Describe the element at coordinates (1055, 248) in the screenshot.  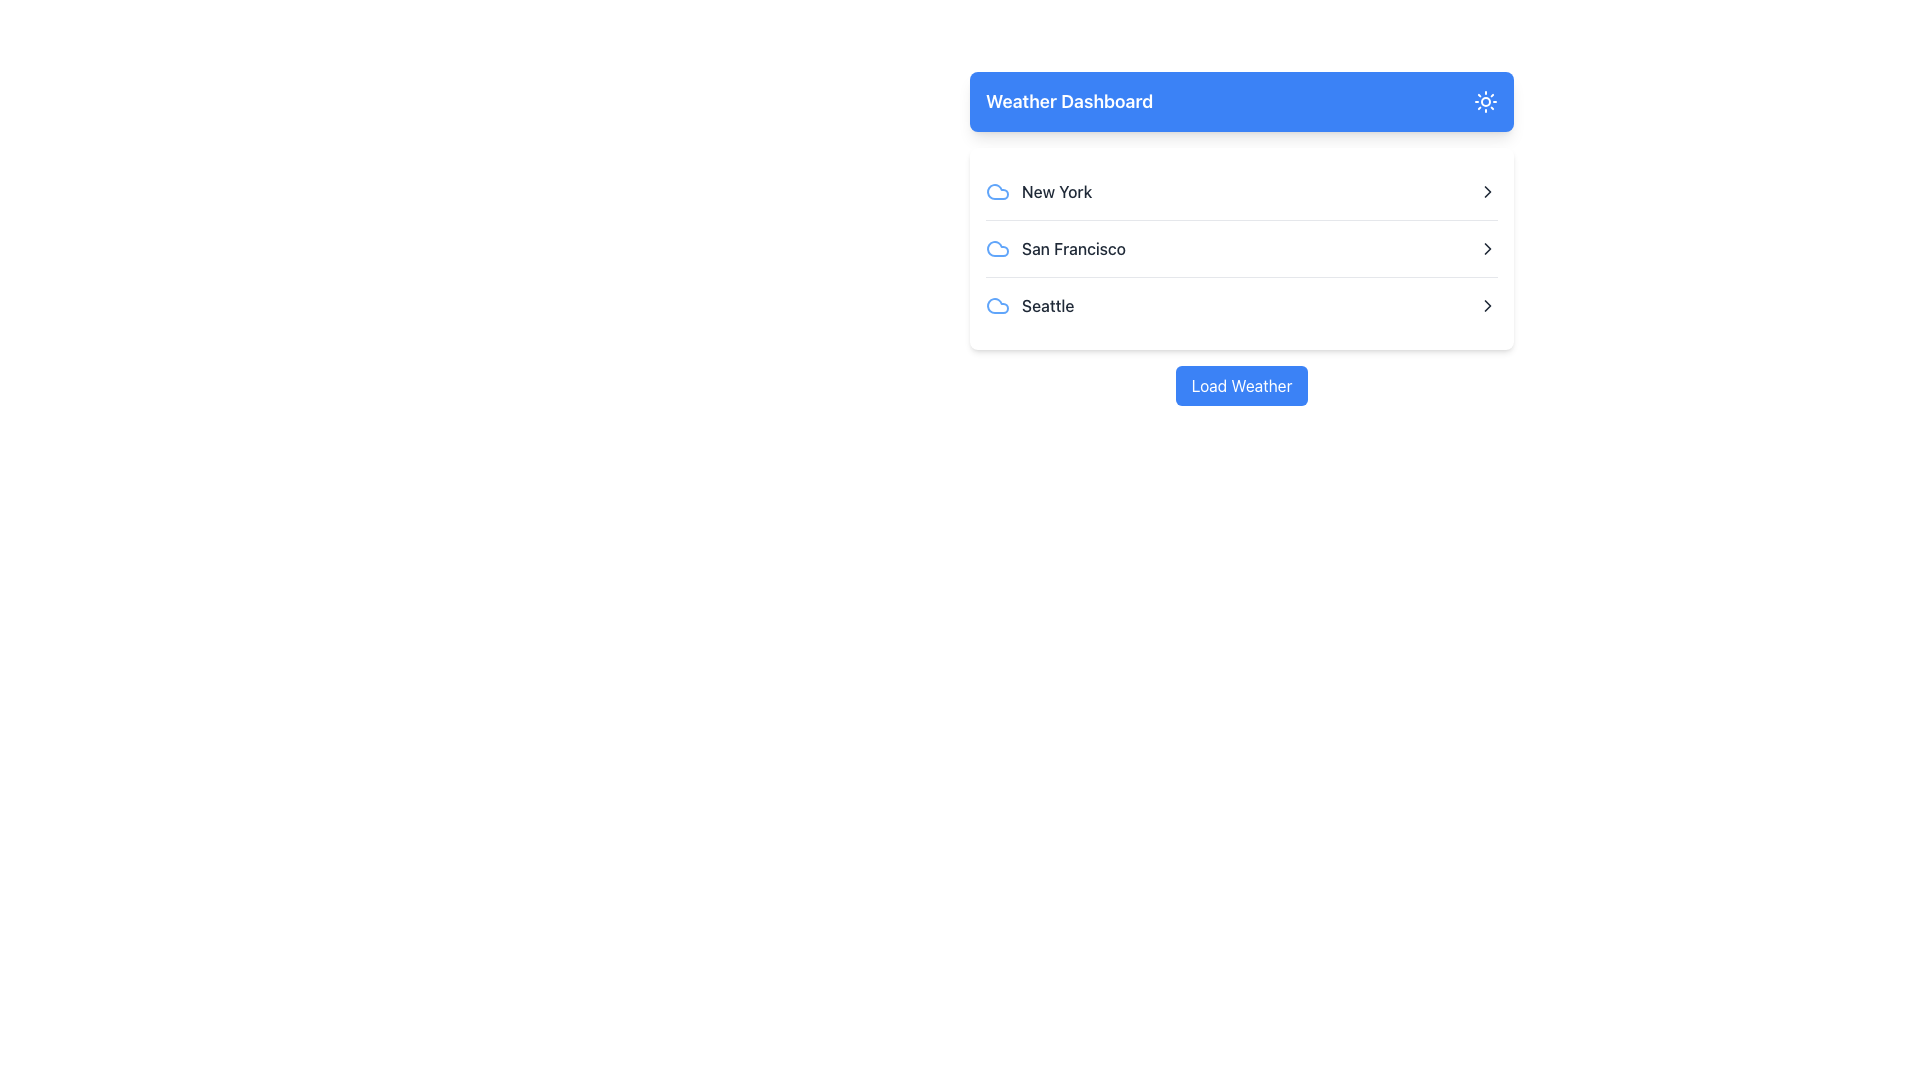
I see `the 'San Francisco' text label with a blue cloud icon` at that location.